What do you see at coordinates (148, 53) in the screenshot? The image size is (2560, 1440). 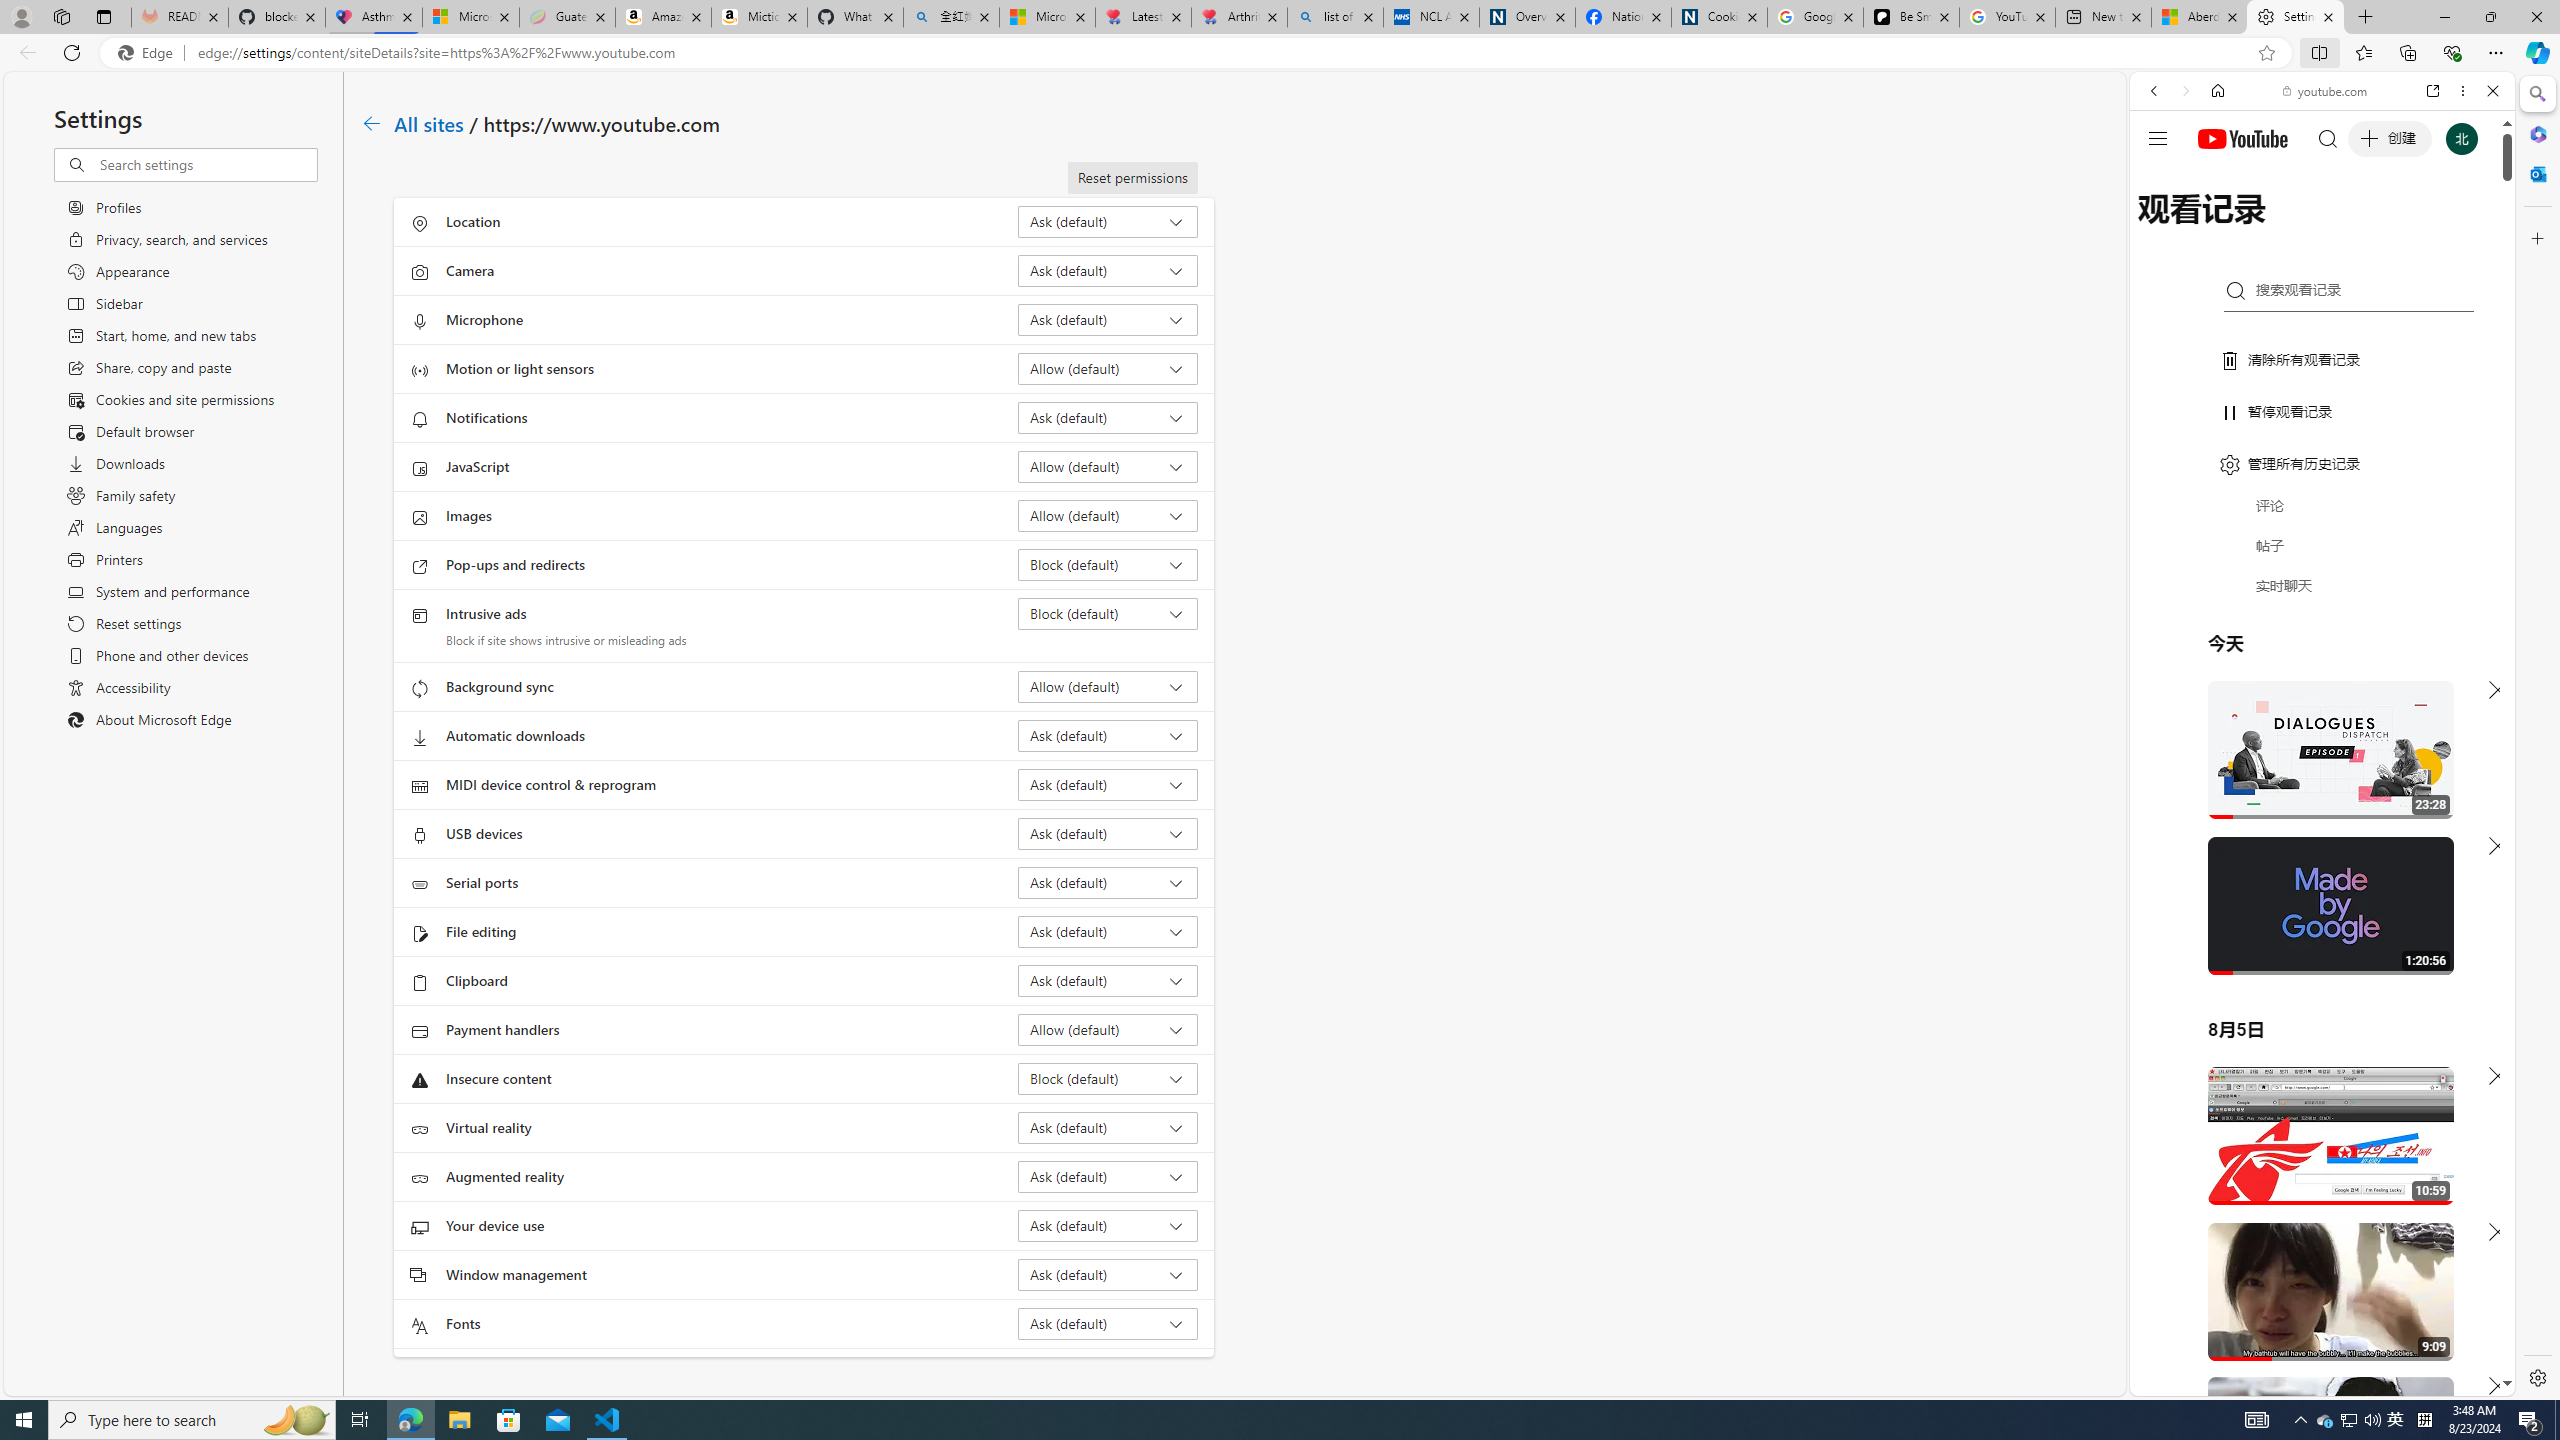 I see `'Edge'` at bounding box center [148, 53].